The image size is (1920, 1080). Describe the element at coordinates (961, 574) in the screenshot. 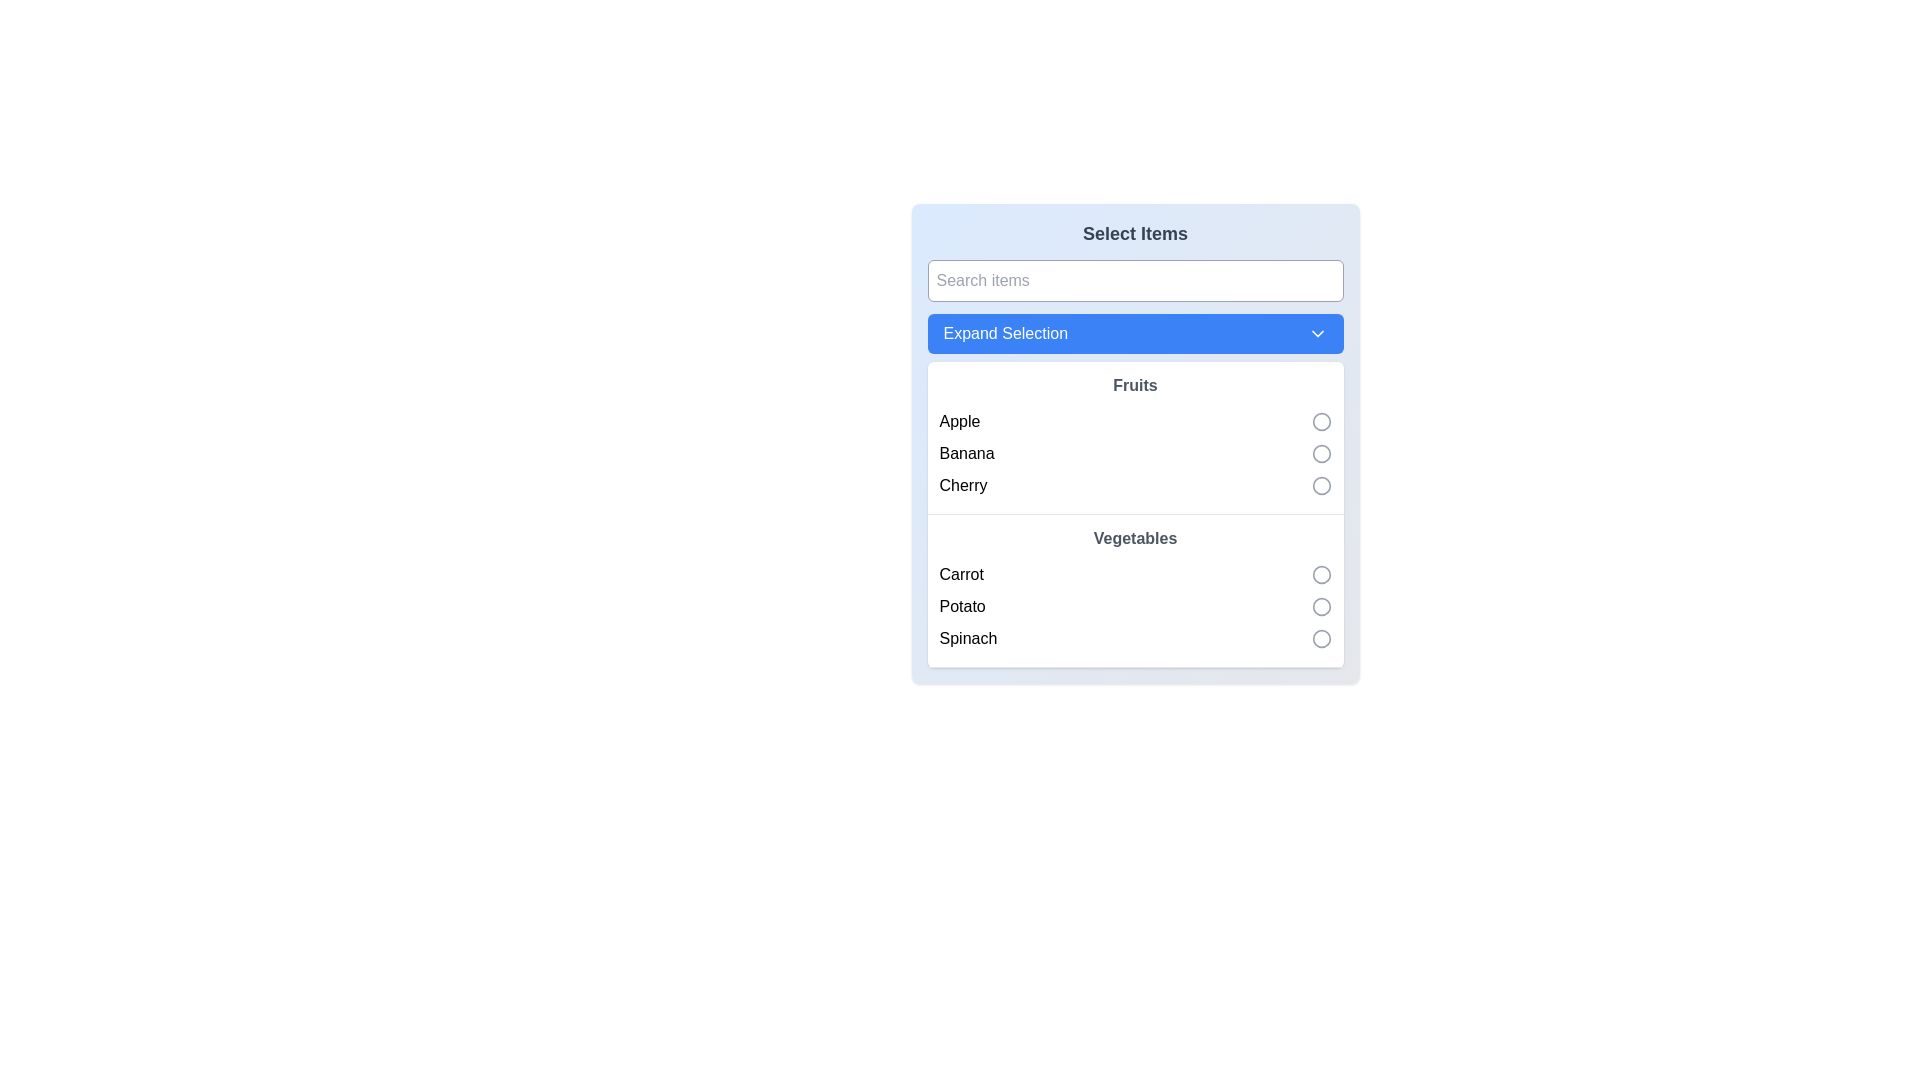

I see `the 'Carrot' text label in the 'Vegetables' section, which is the first item listed and is positioned to the left of a circular selection indicator` at that location.